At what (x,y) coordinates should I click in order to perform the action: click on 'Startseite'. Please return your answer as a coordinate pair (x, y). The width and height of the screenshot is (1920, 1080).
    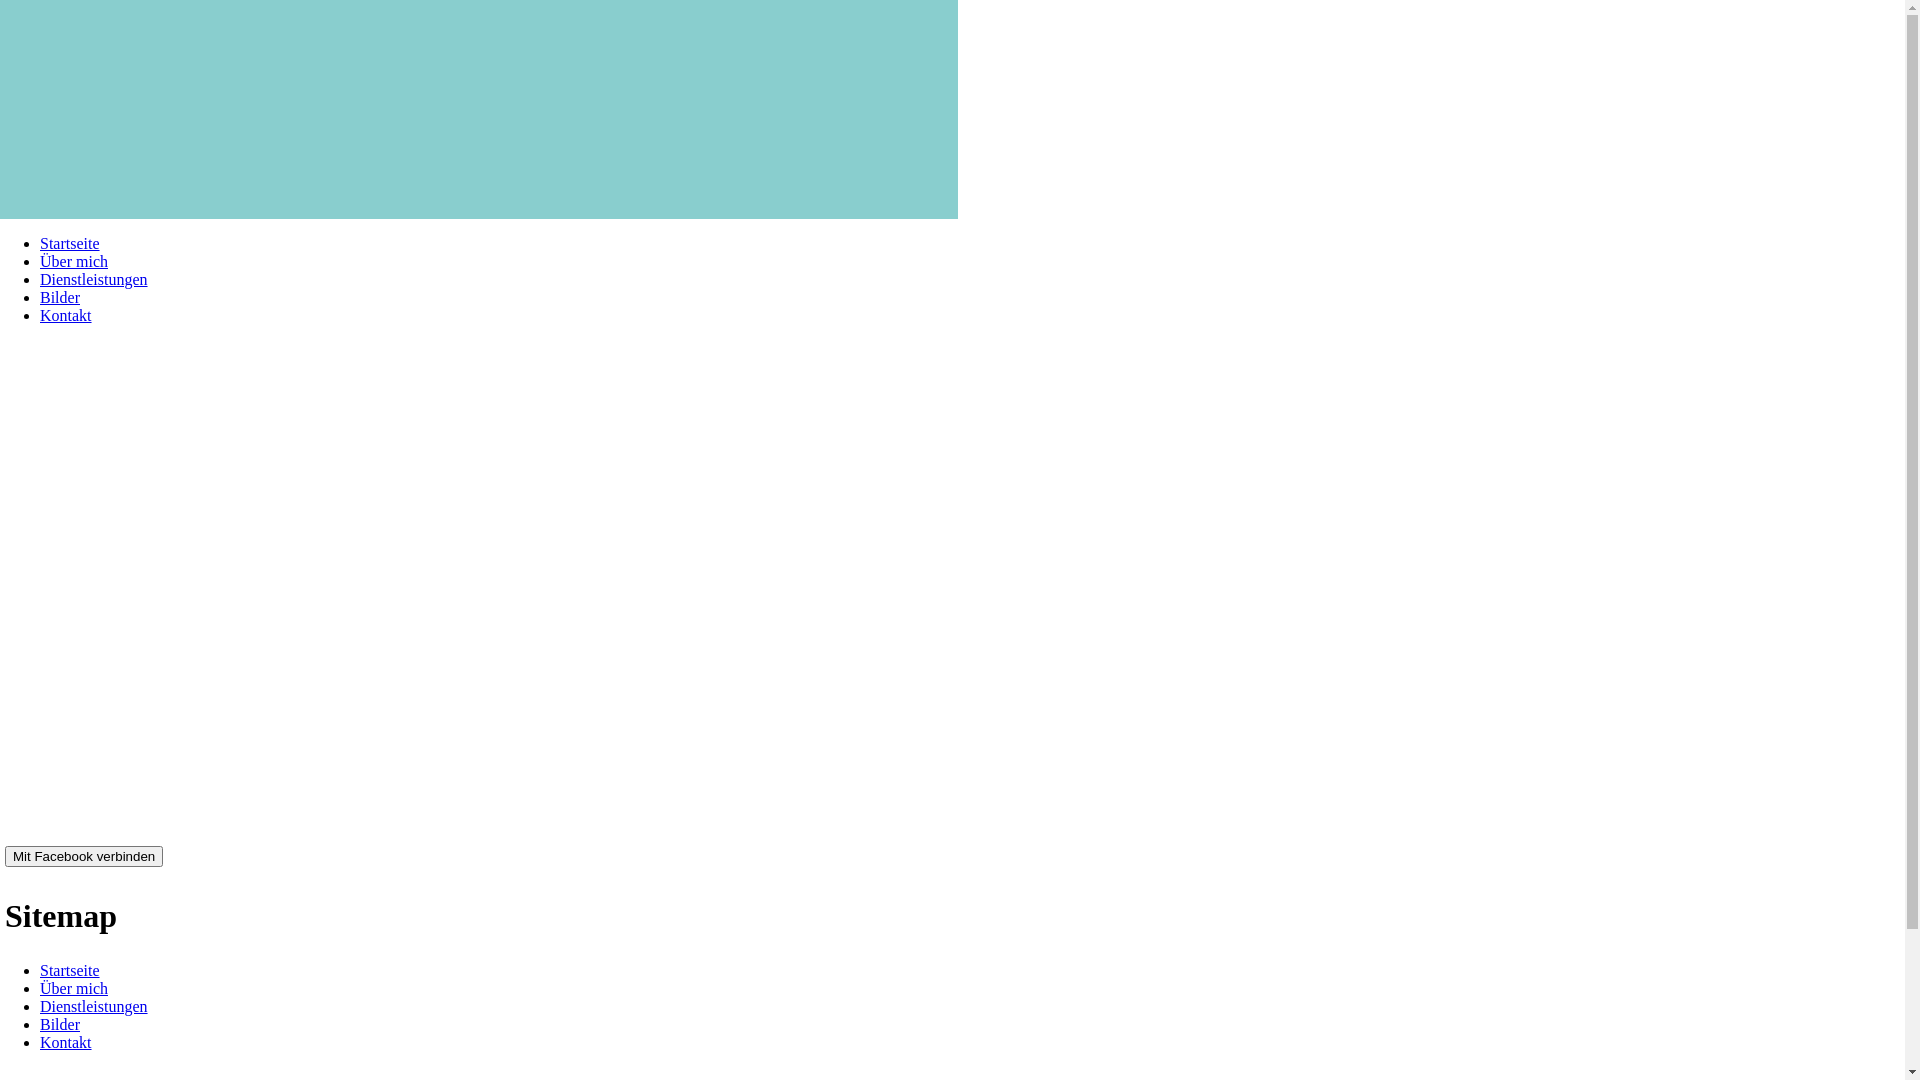
    Looking at the image, I should click on (70, 242).